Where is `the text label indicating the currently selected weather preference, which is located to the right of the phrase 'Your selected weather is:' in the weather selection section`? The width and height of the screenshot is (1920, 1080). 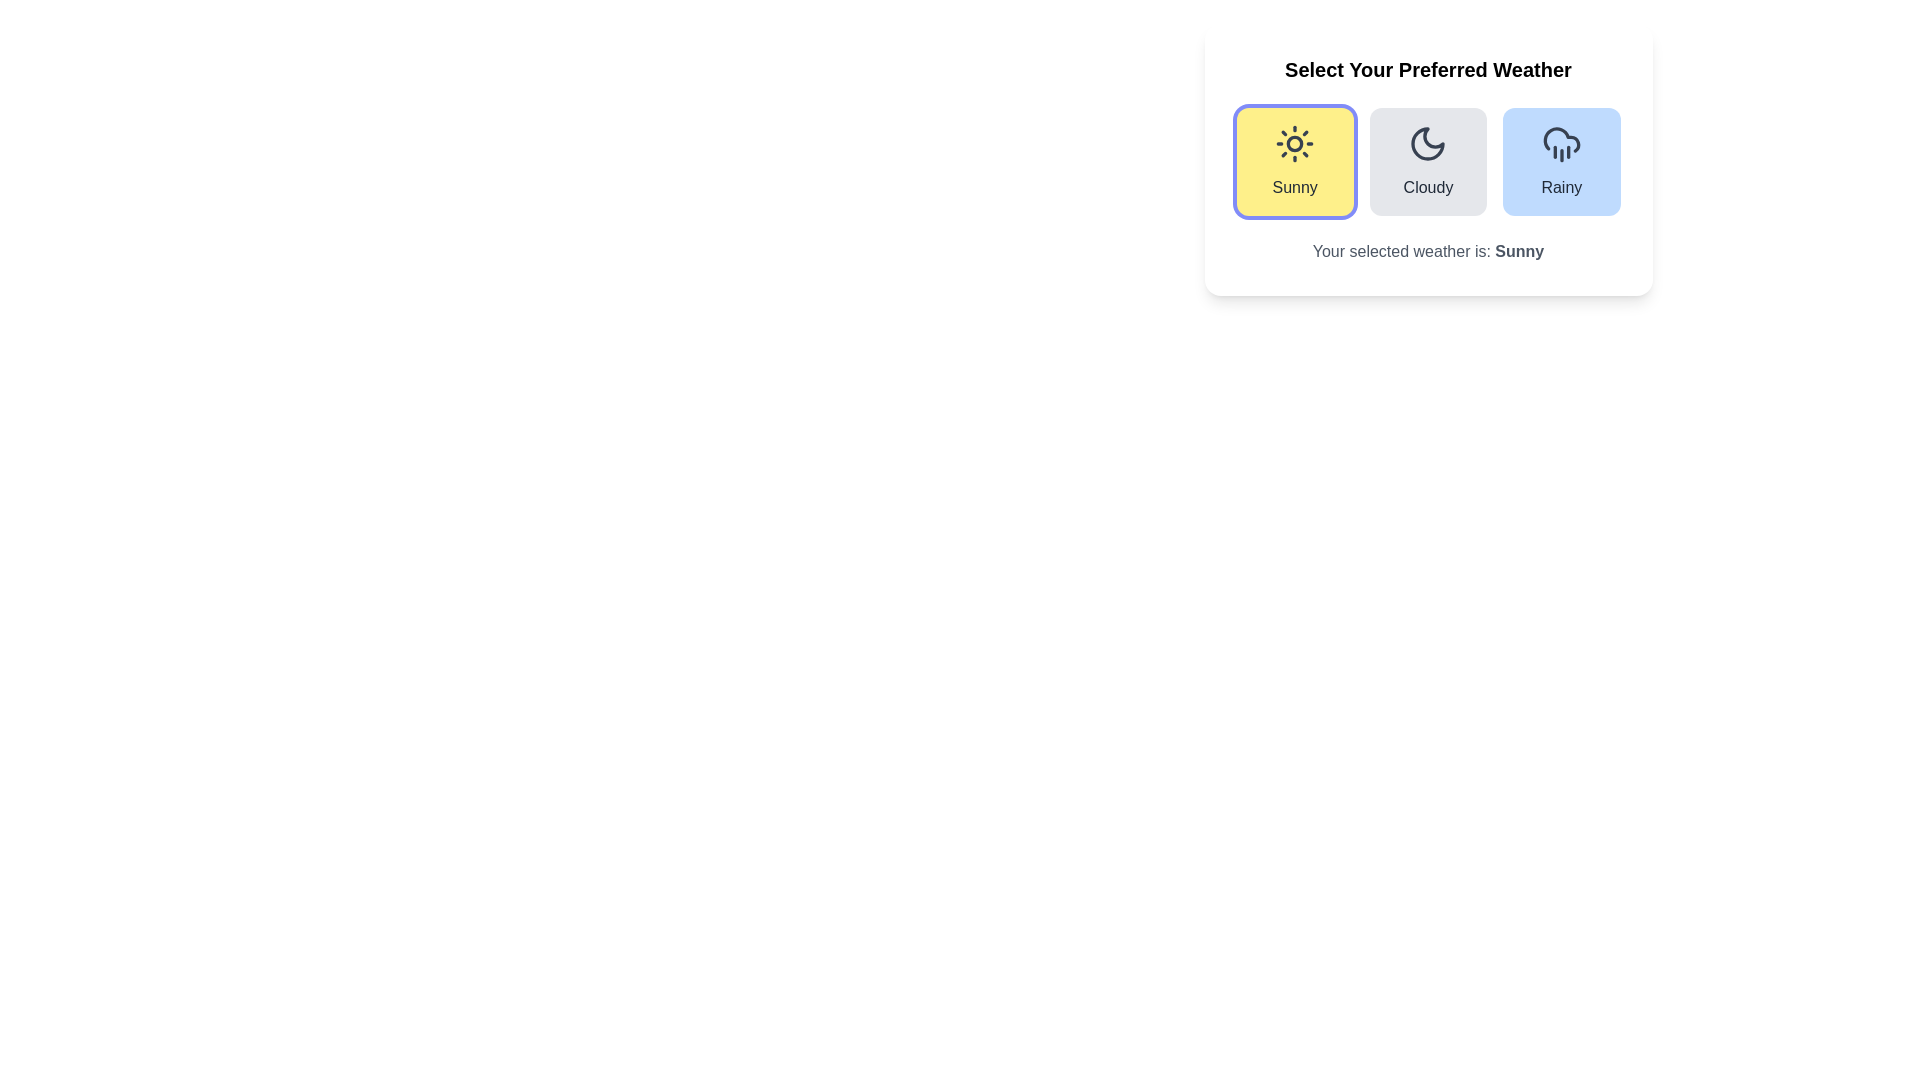
the text label indicating the currently selected weather preference, which is located to the right of the phrase 'Your selected weather is:' in the weather selection section is located at coordinates (1519, 250).